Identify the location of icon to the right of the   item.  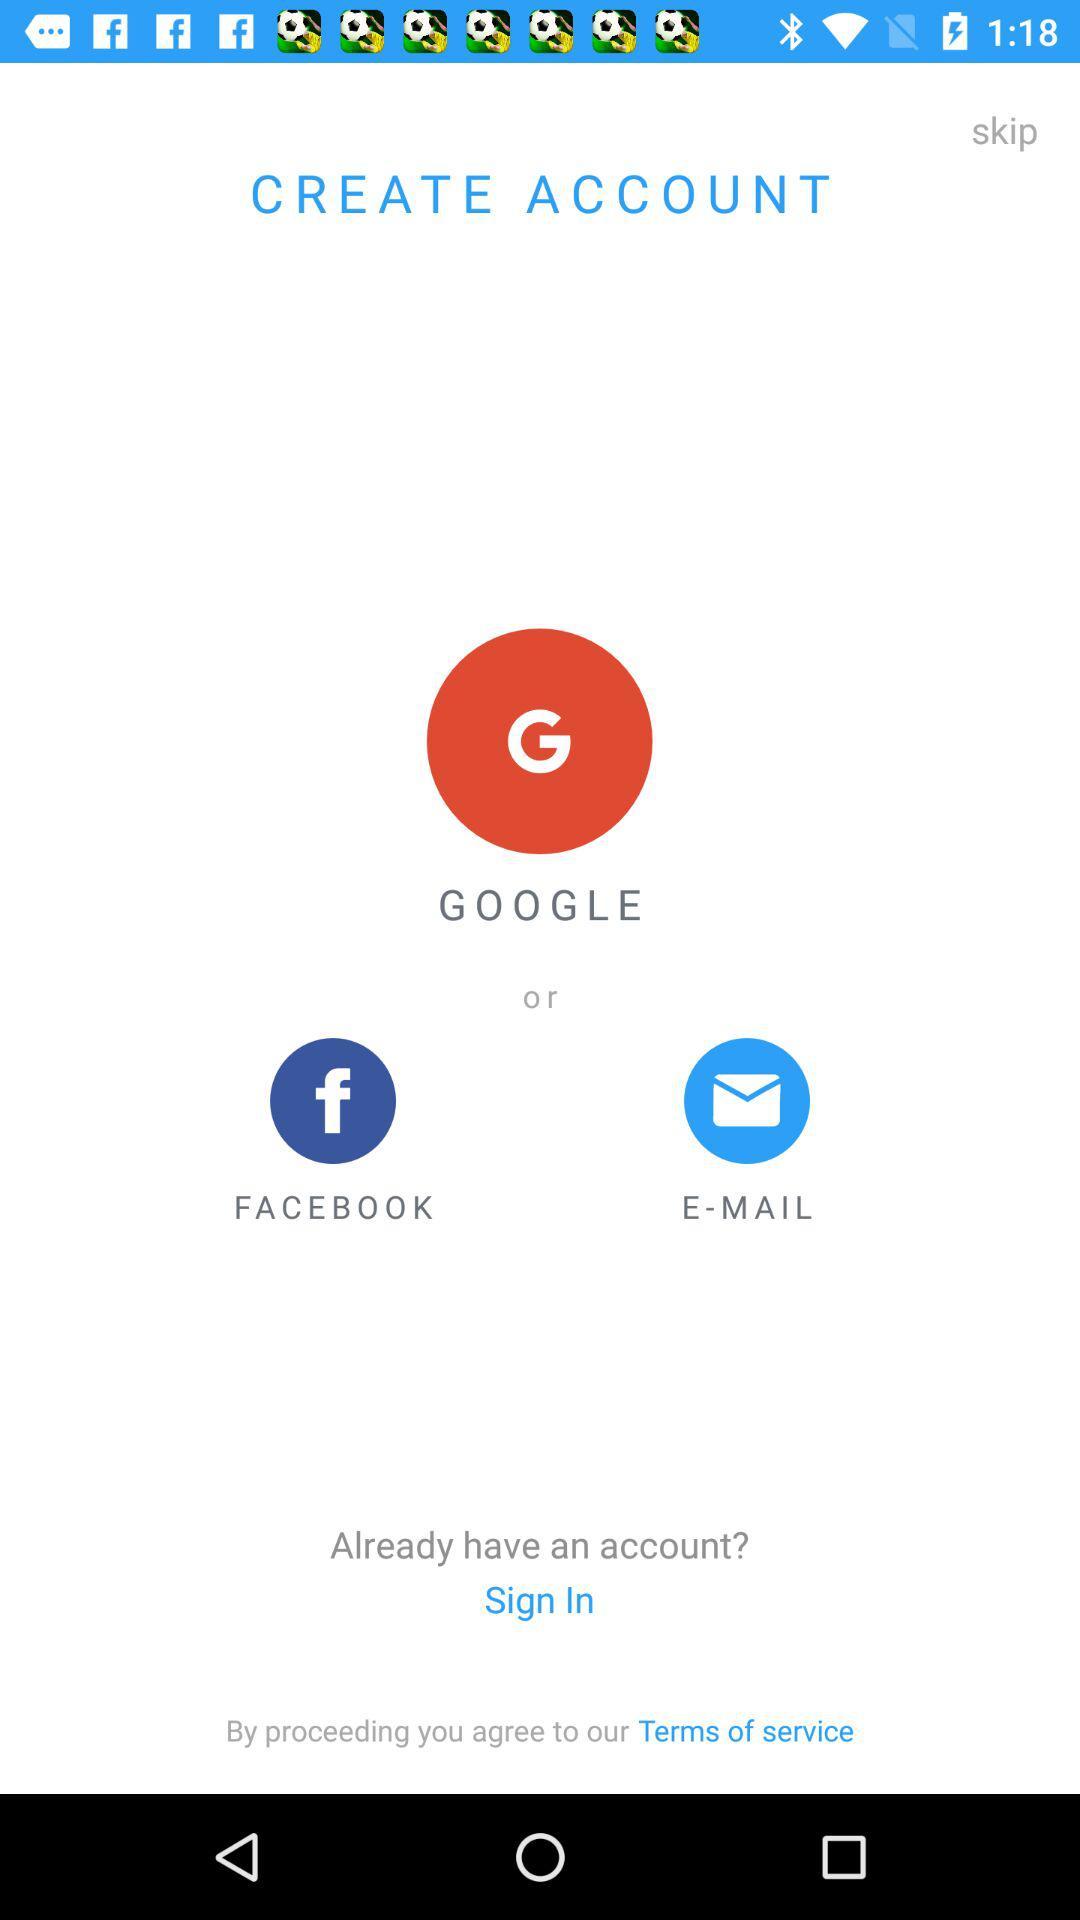
(746, 1728).